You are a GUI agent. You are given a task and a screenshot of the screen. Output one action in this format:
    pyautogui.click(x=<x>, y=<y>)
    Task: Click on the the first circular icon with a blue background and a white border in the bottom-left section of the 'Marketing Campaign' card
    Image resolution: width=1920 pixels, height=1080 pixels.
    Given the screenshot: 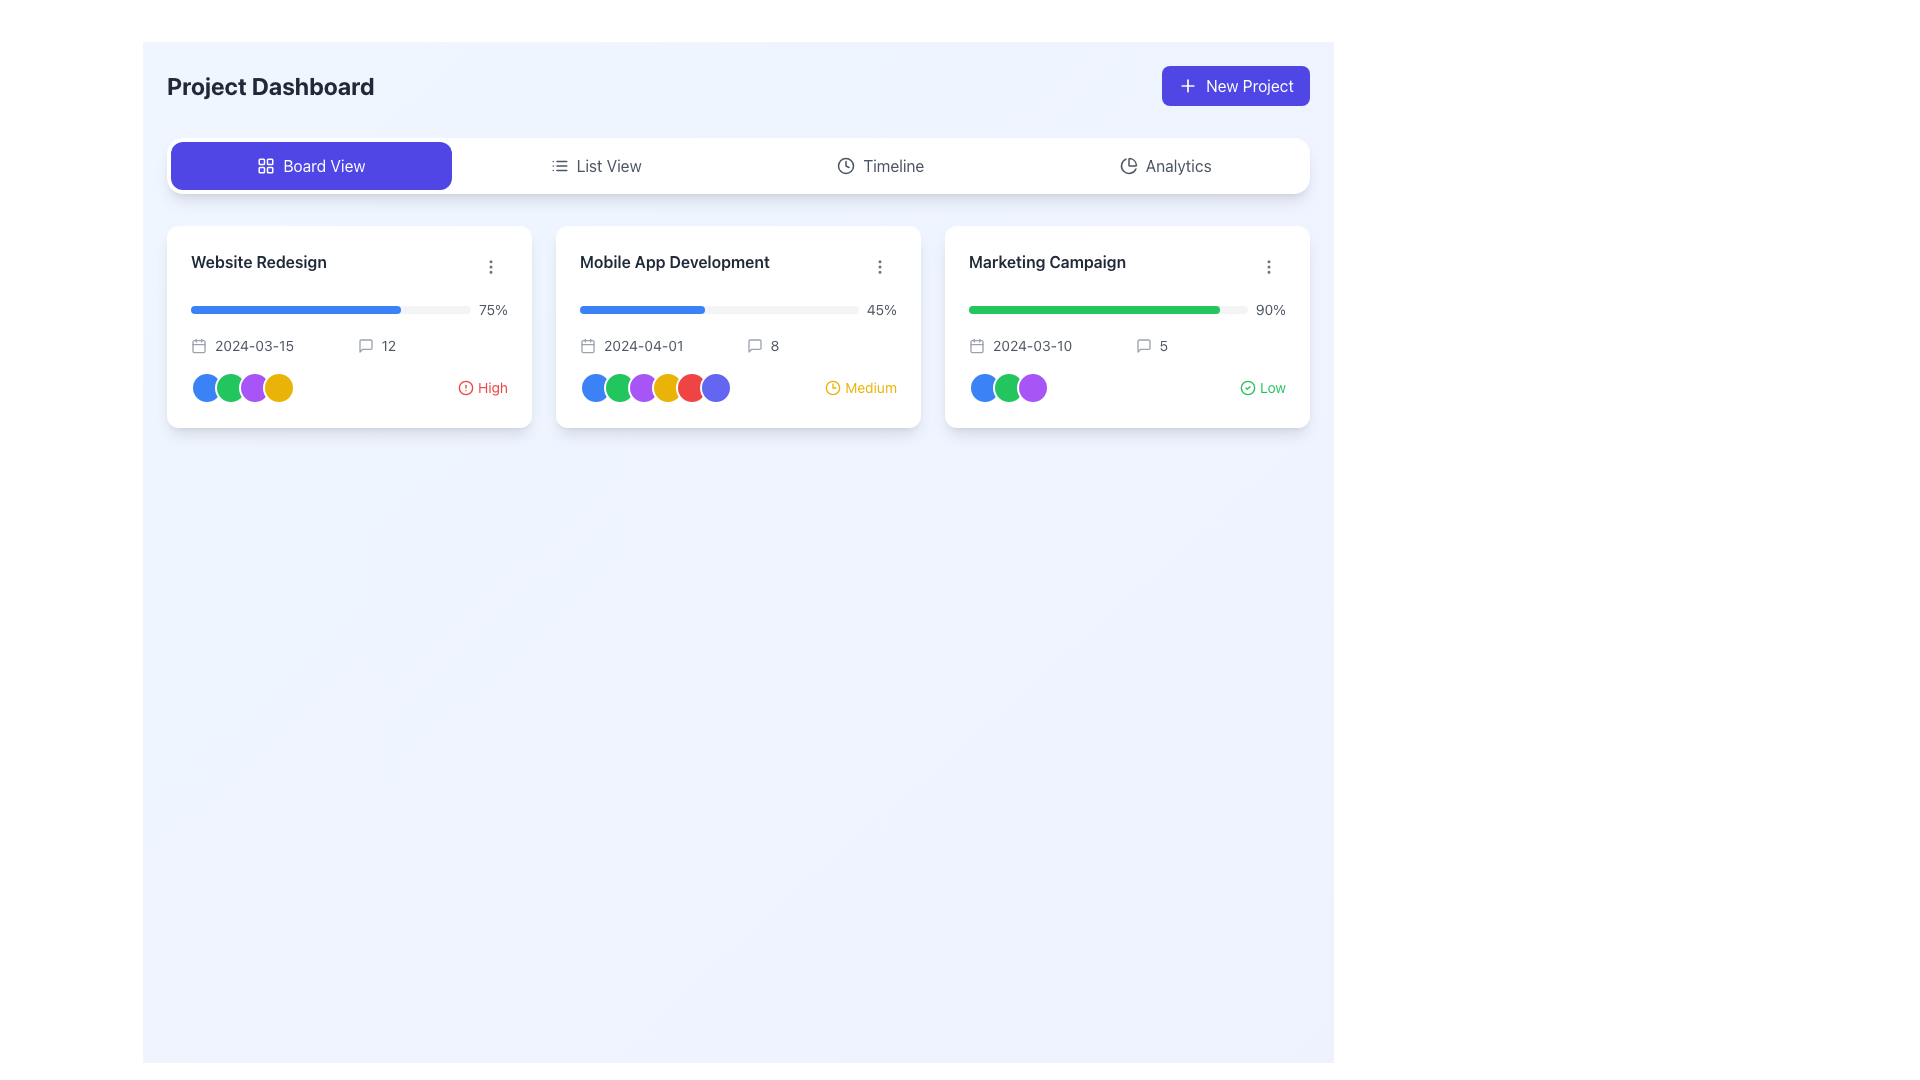 What is the action you would take?
    pyautogui.click(x=984, y=388)
    